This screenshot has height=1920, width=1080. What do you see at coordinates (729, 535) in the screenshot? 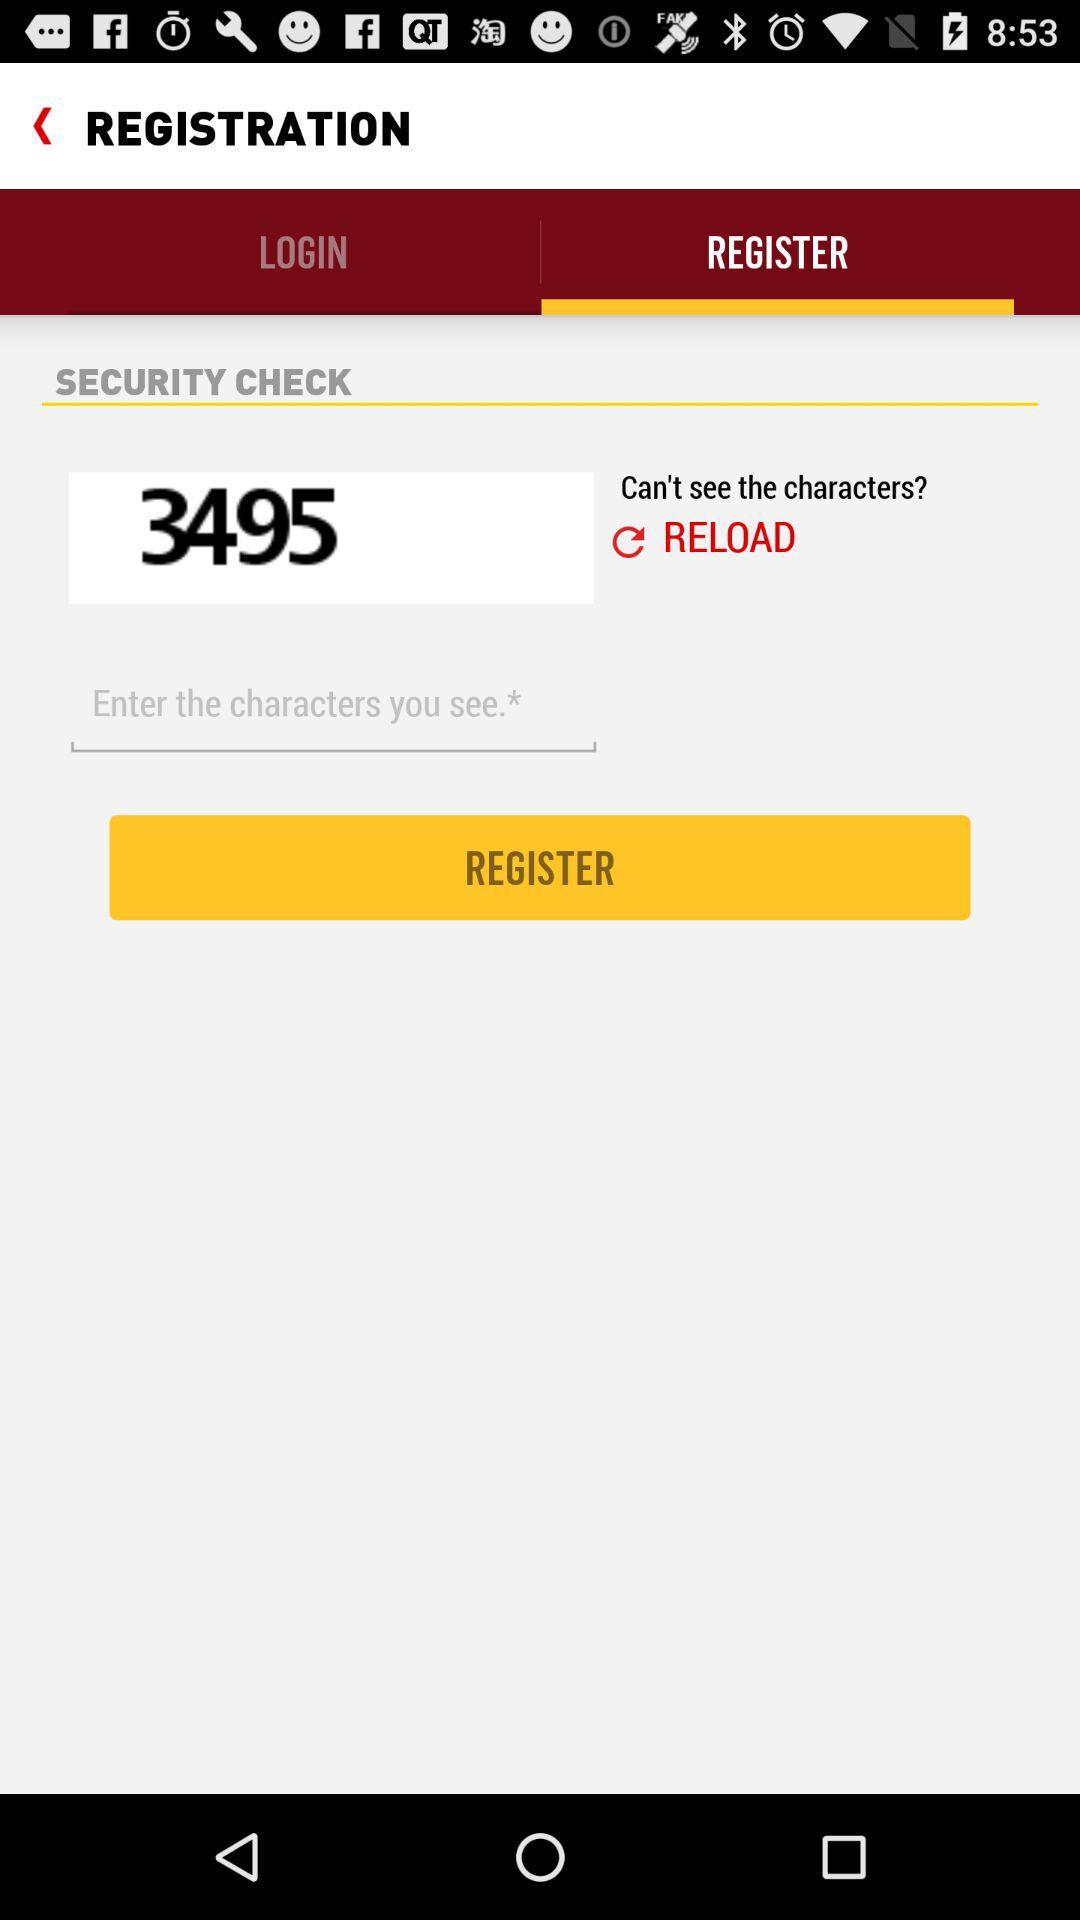
I see `icon below can t see` at bounding box center [729, 535].